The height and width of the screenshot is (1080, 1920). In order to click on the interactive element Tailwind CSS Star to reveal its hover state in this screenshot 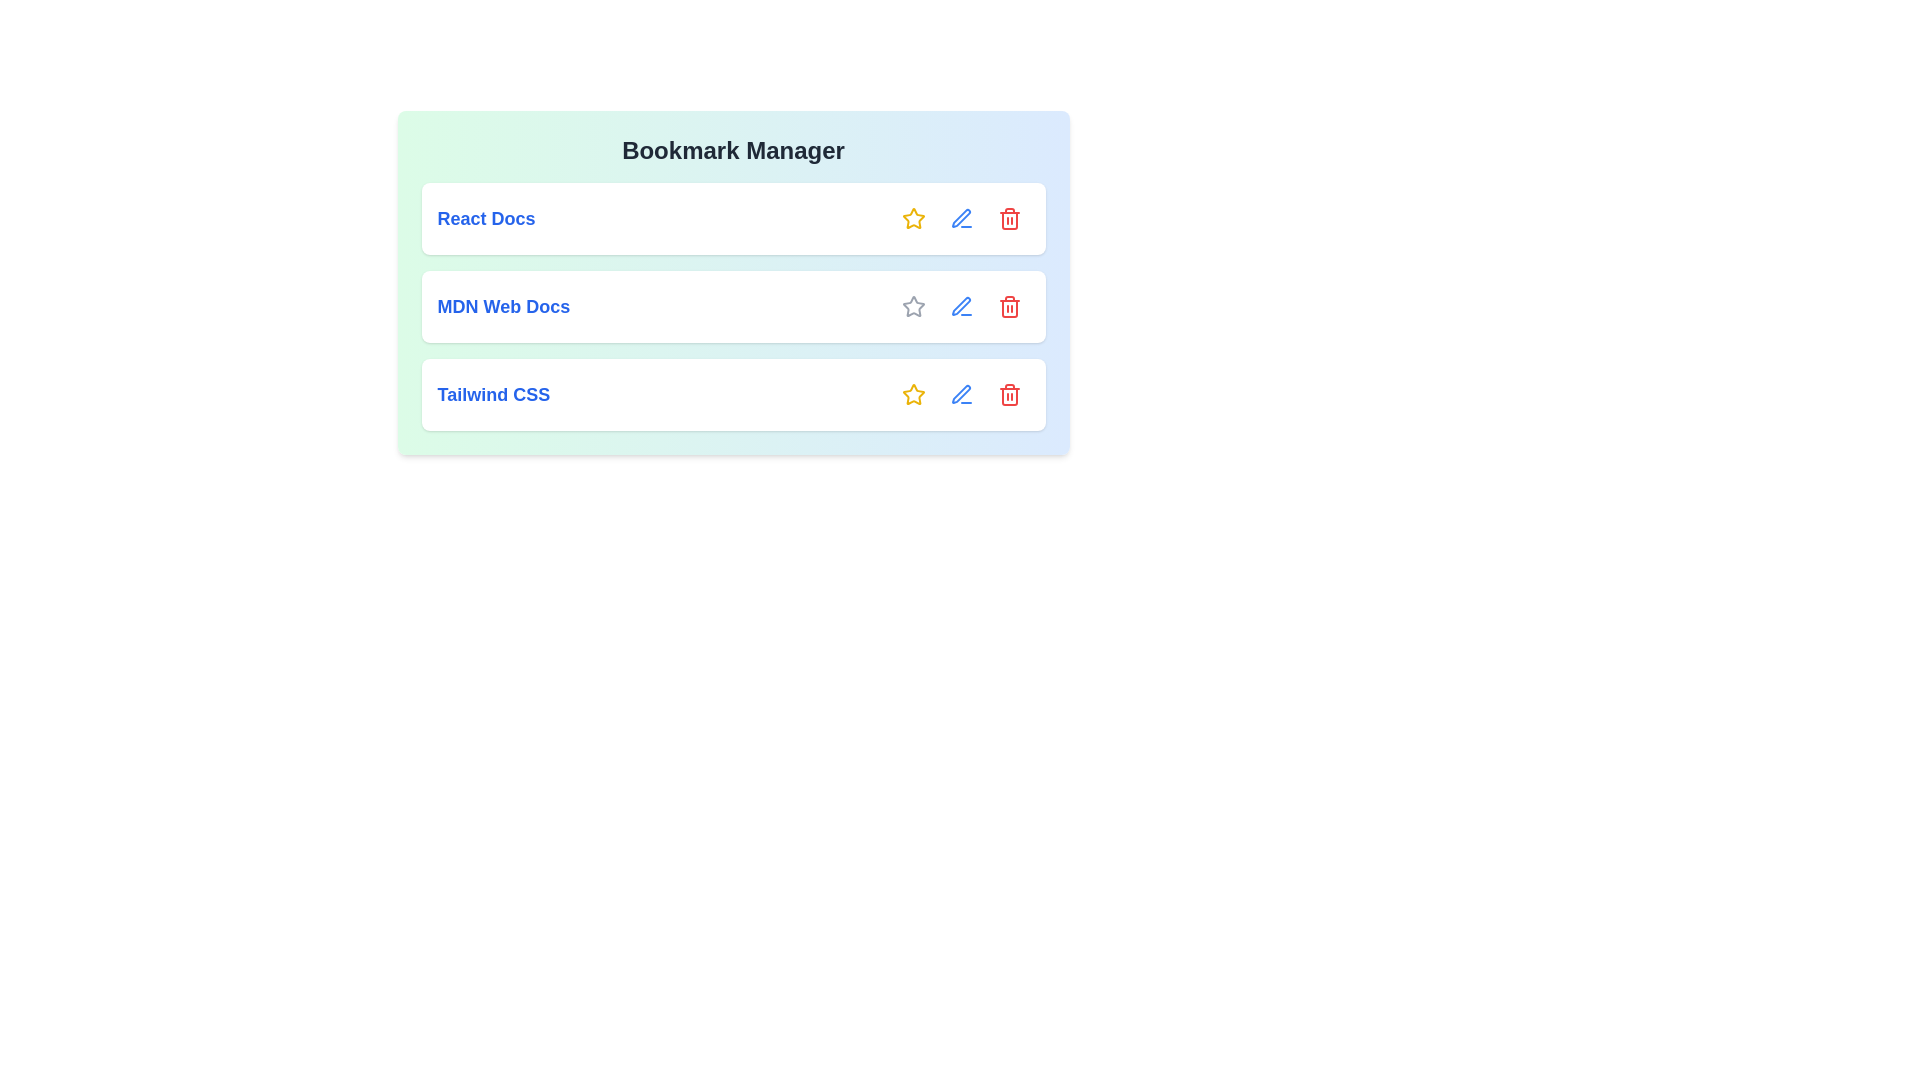, I will do `click(912, 394)`.